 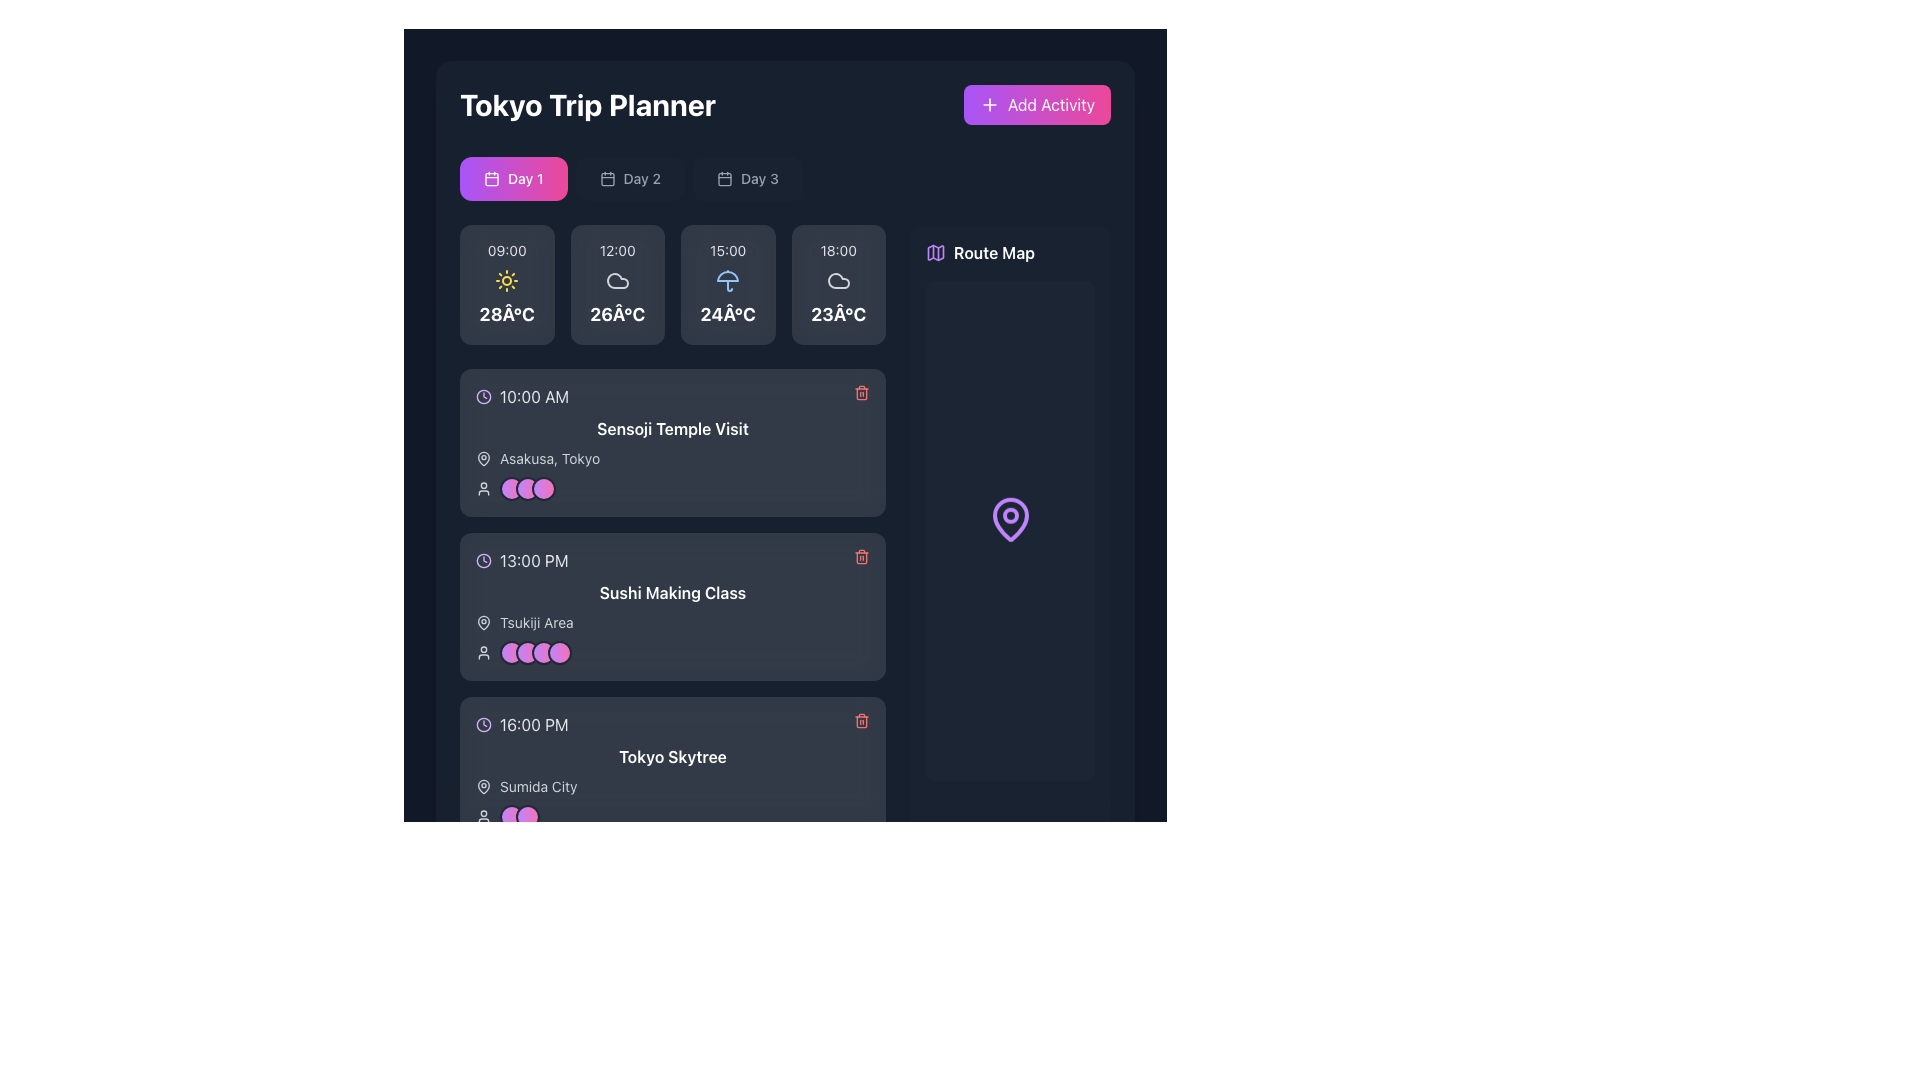 What do you see at coordinates (838, 281) in the screenshot?
I see `the cloud shape icon located in the third weather tile under the 'Day 1' tab in the 'Tokyo Trip Planner' application, corresponding to the 18:00 time slot` at bounding box center [838, 281].